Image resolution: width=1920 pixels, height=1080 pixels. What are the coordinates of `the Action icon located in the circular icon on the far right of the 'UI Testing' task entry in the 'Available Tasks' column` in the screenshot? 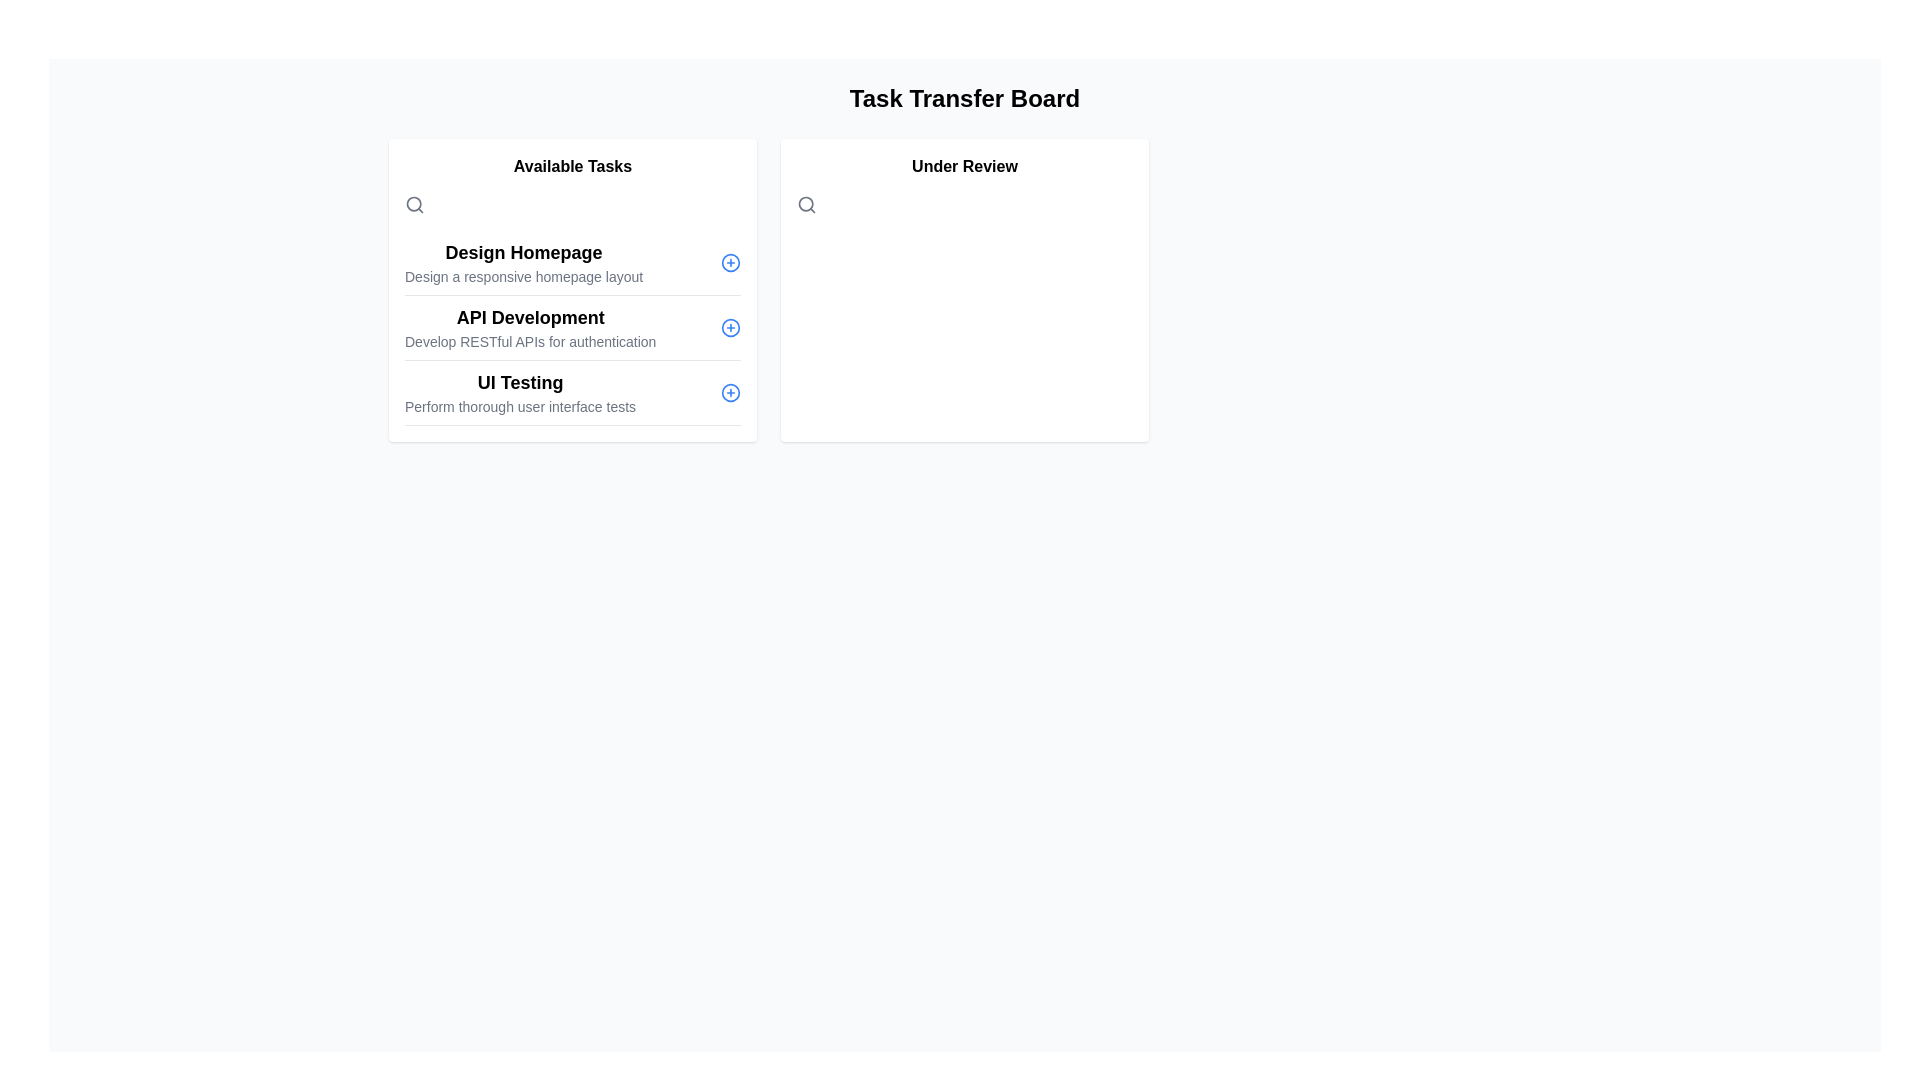 It's located at (729, 393).